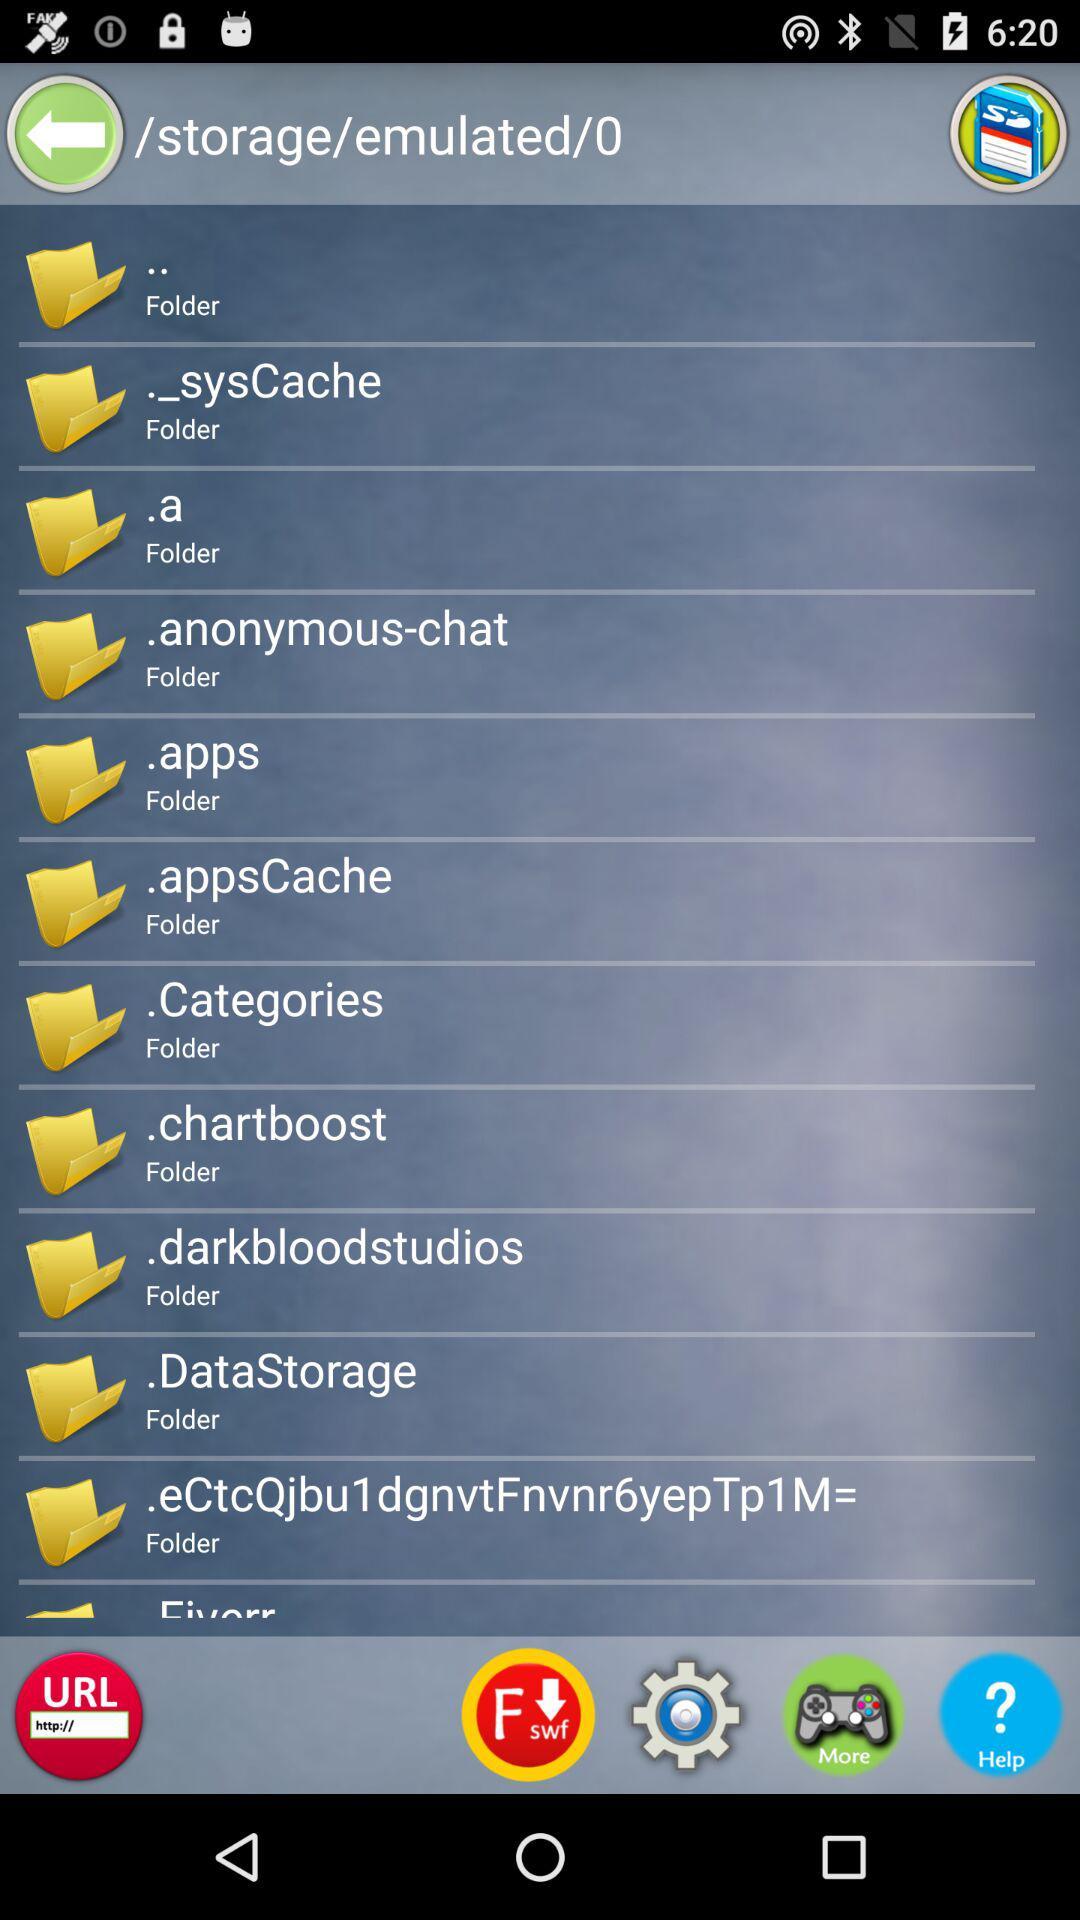  I want to click on the arrow_backward icon, so click(64, 142).